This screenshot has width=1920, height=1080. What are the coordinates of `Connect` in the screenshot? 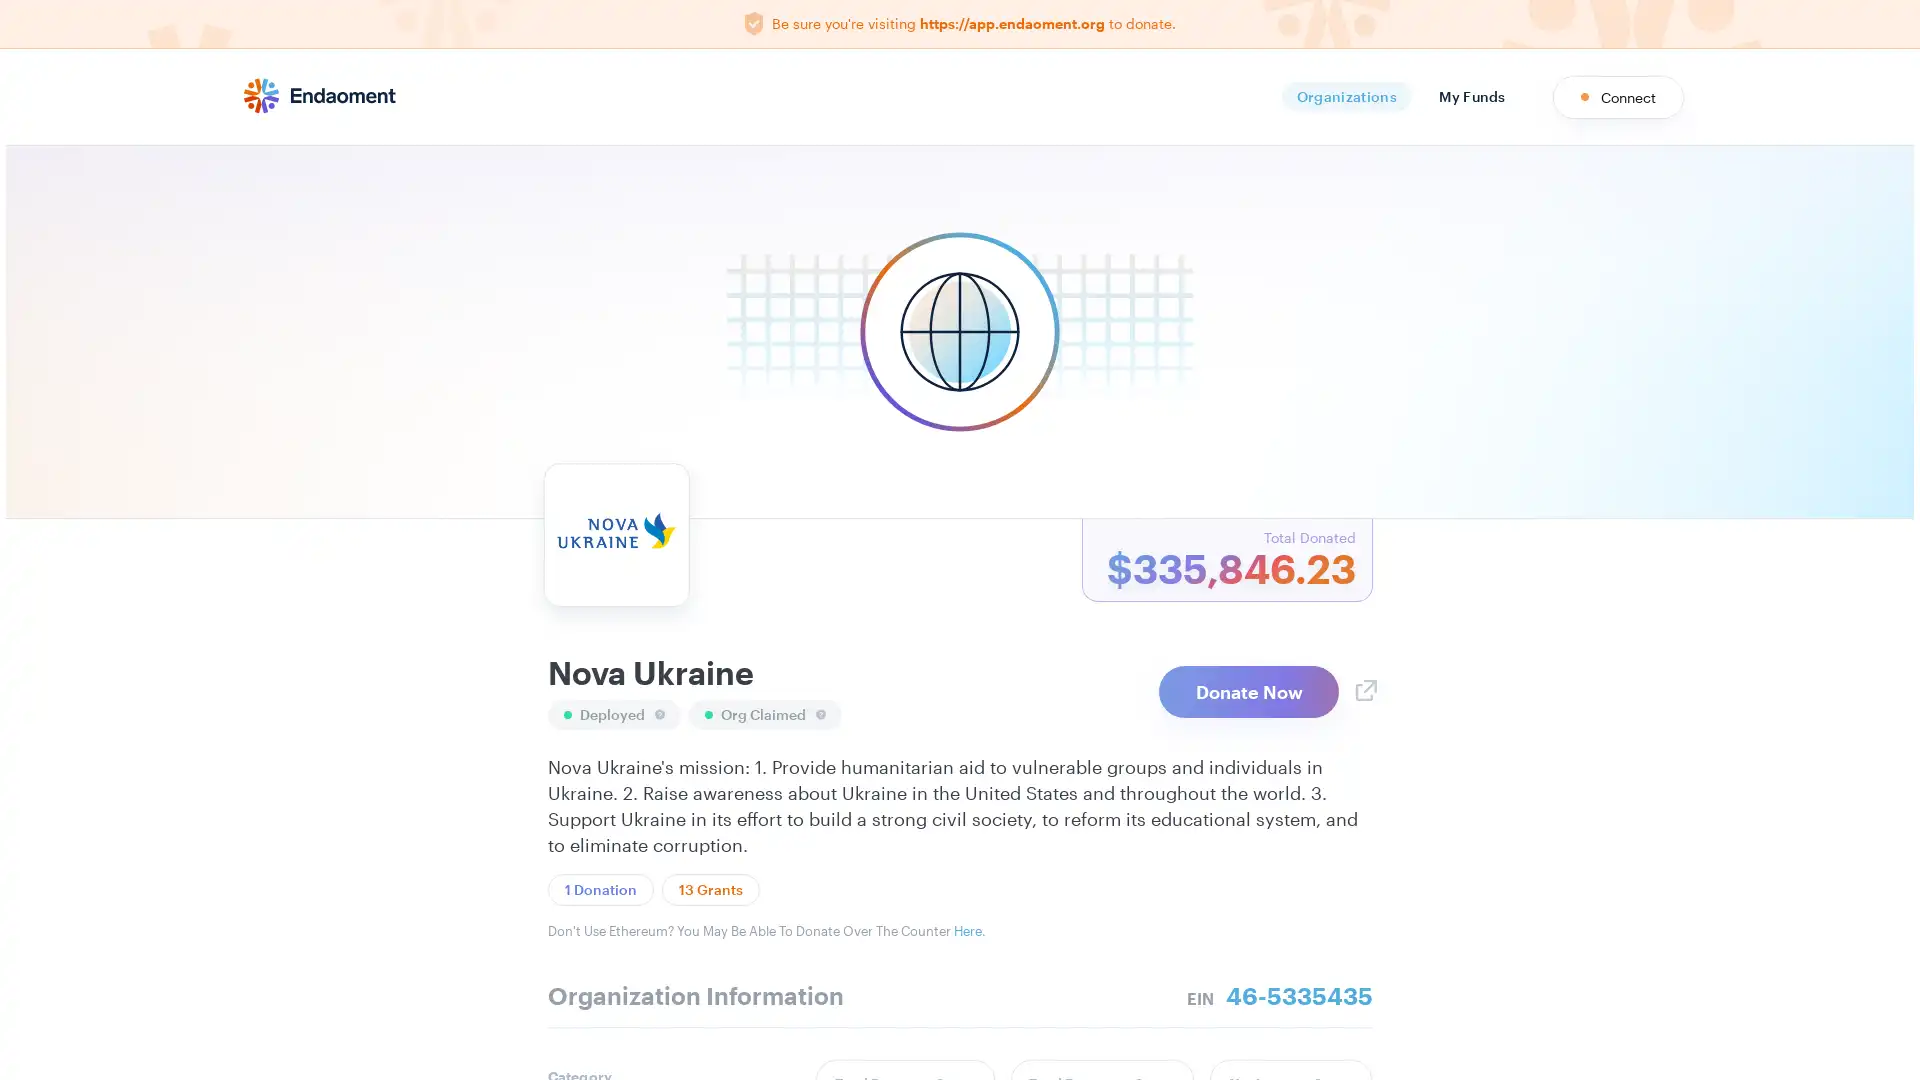 It's located at (1618, 96).